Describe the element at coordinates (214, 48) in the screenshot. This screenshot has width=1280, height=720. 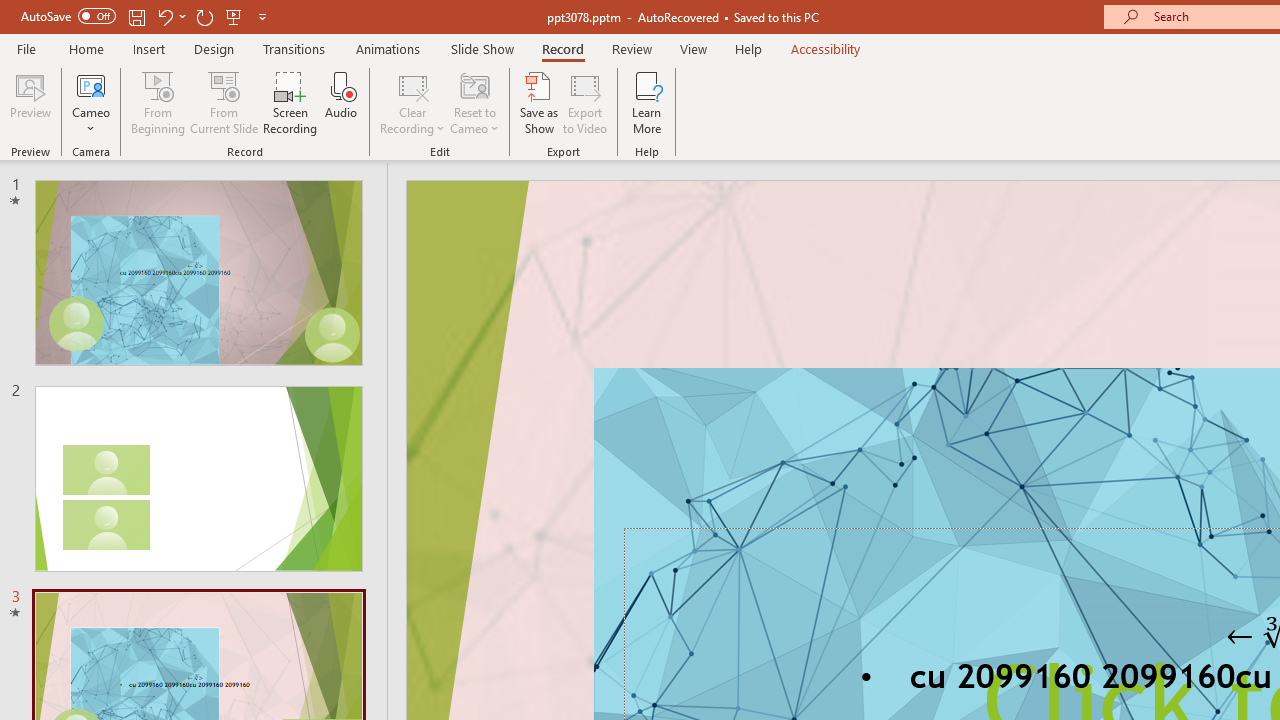
I see `'Design'` at that location.